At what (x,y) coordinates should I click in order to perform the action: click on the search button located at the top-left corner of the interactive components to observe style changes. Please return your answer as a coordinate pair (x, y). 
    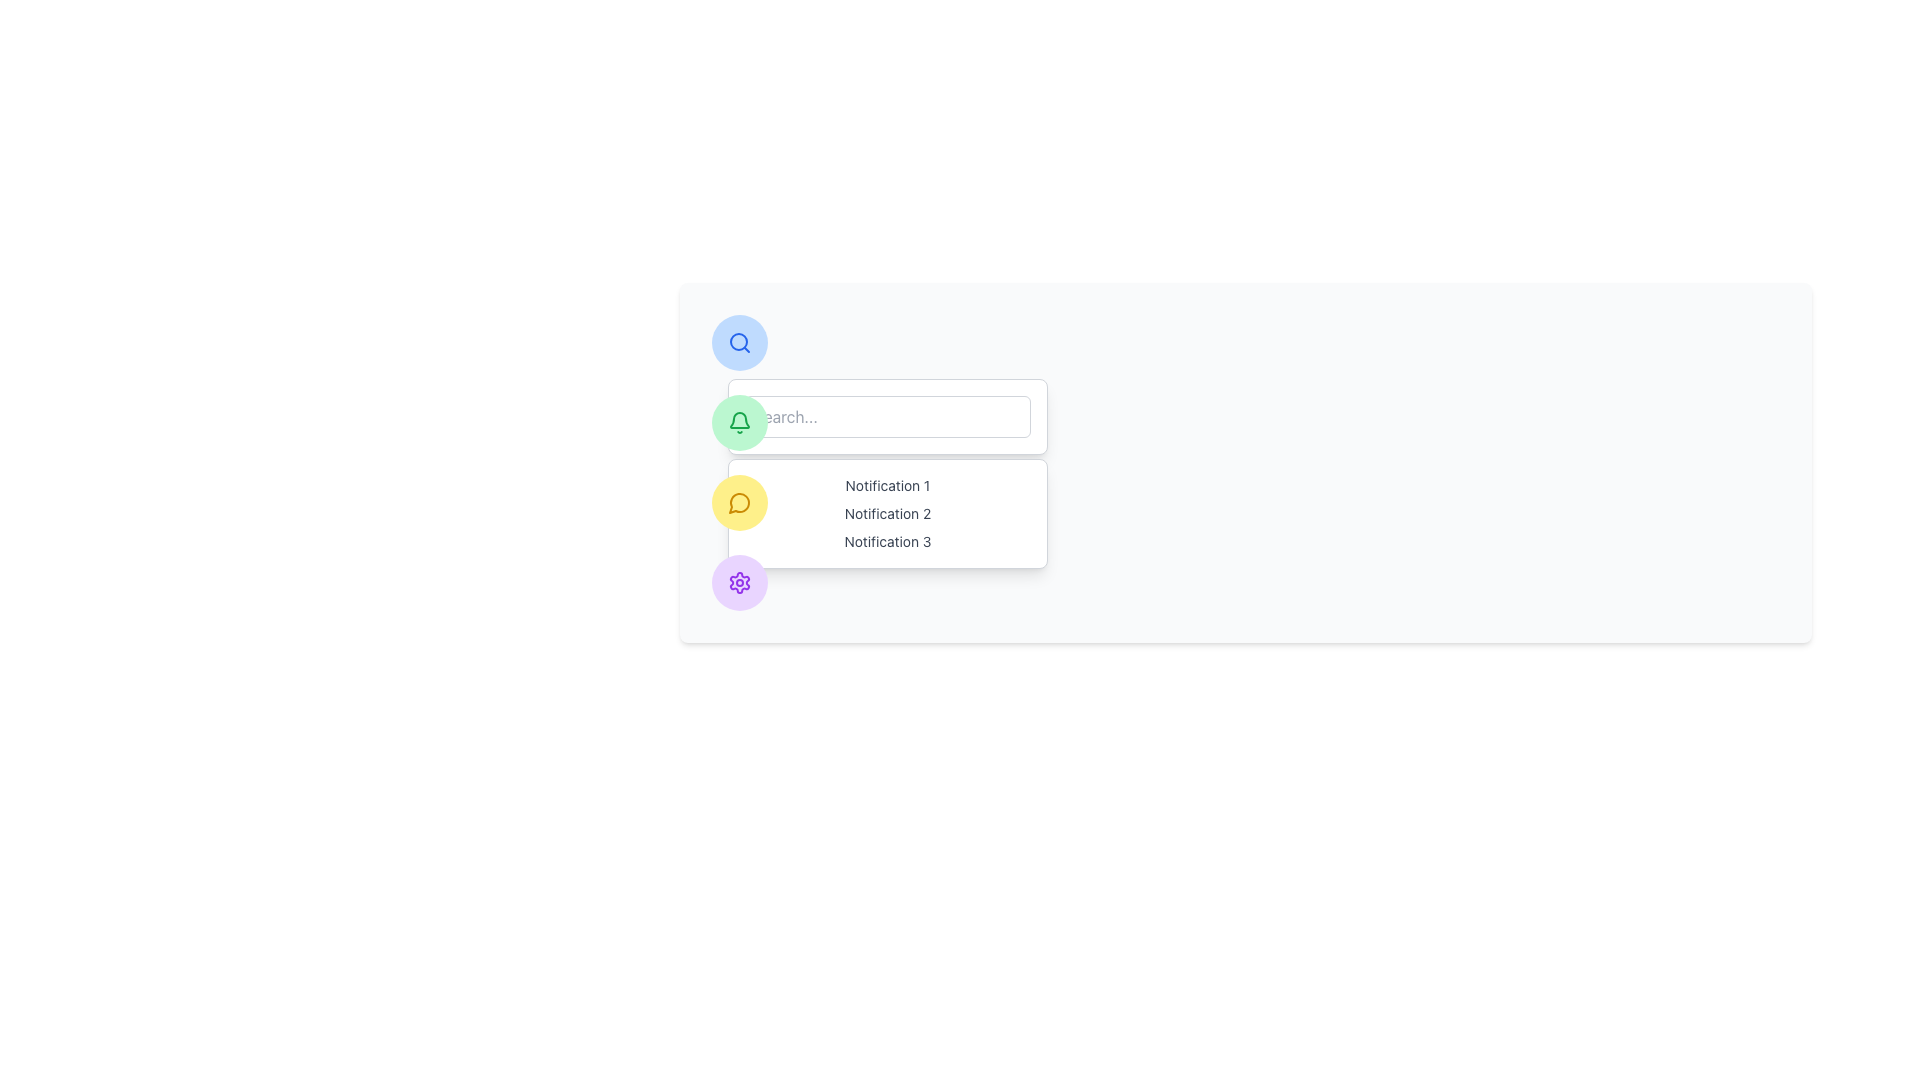
    Looking at the image, I should click on (738, 342).